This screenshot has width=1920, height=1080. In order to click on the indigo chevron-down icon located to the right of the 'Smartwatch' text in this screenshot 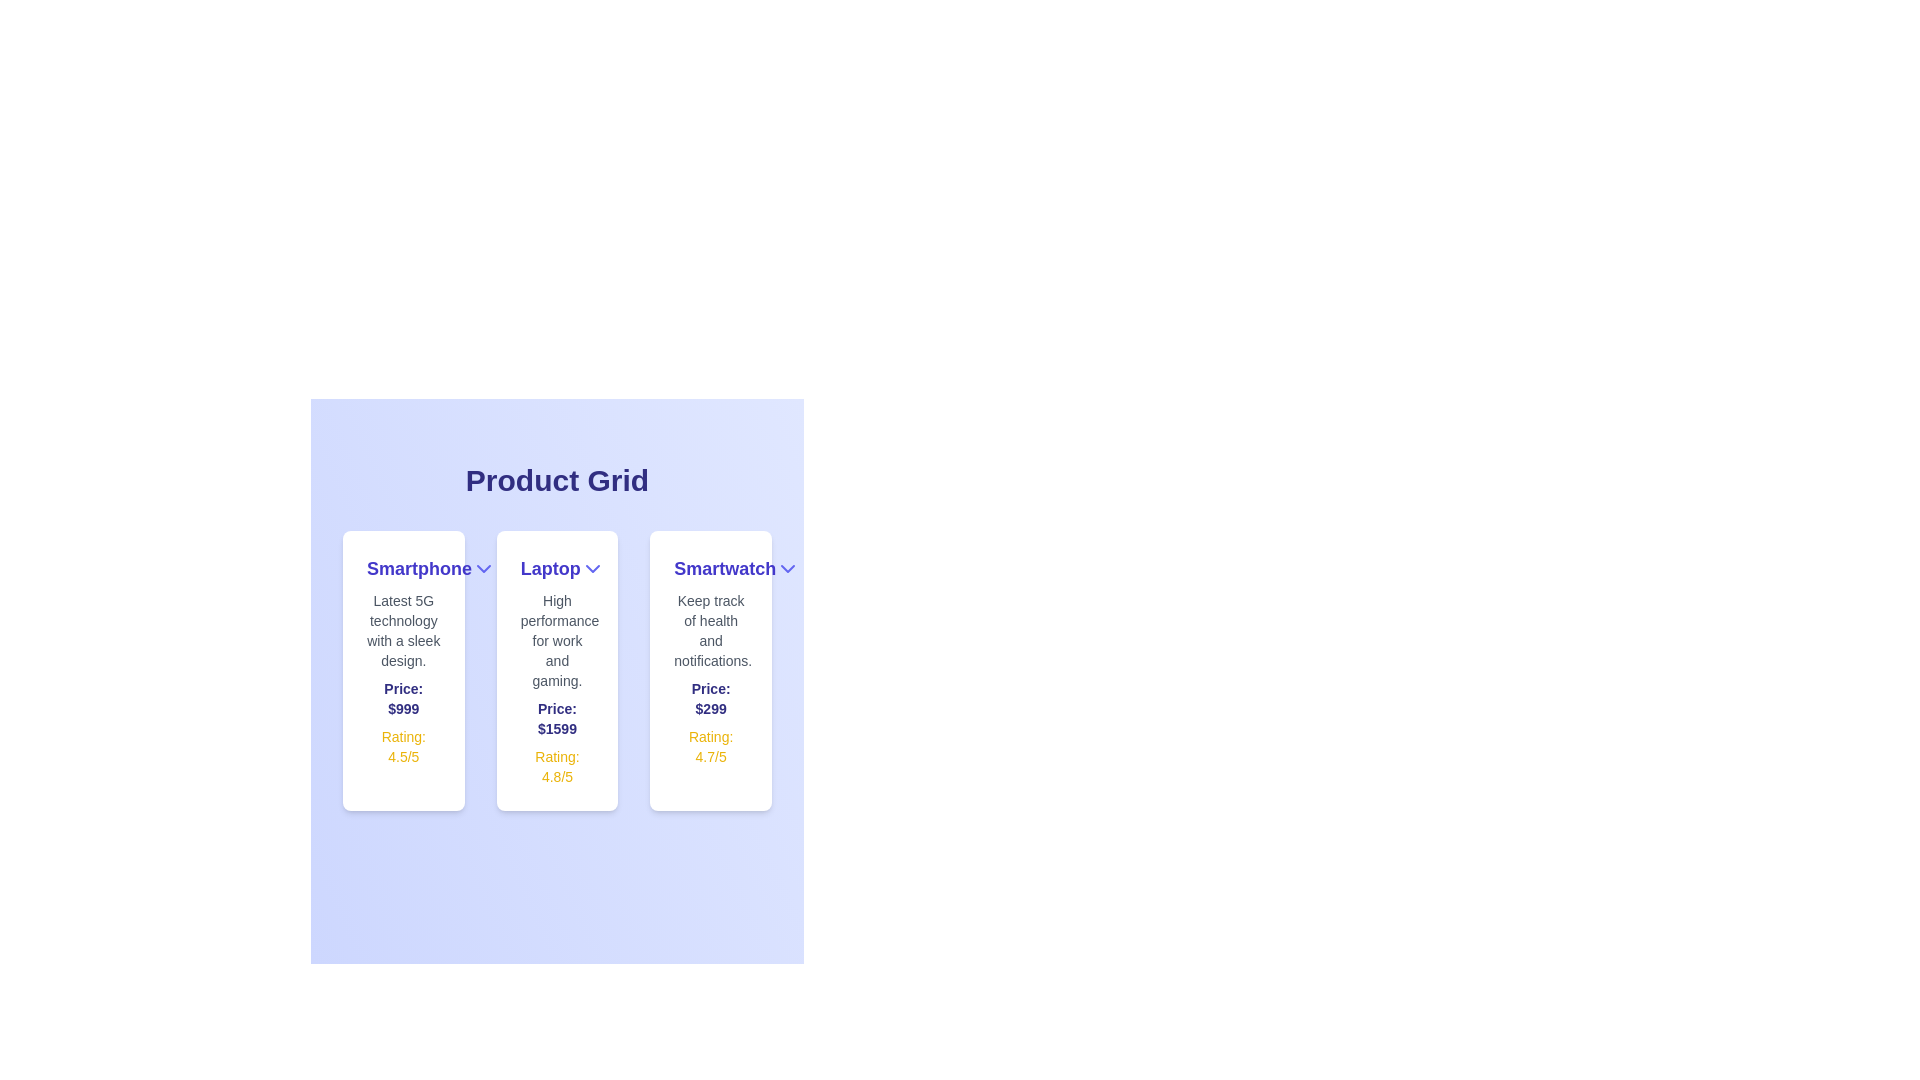, I will do `click(787, 569)`.